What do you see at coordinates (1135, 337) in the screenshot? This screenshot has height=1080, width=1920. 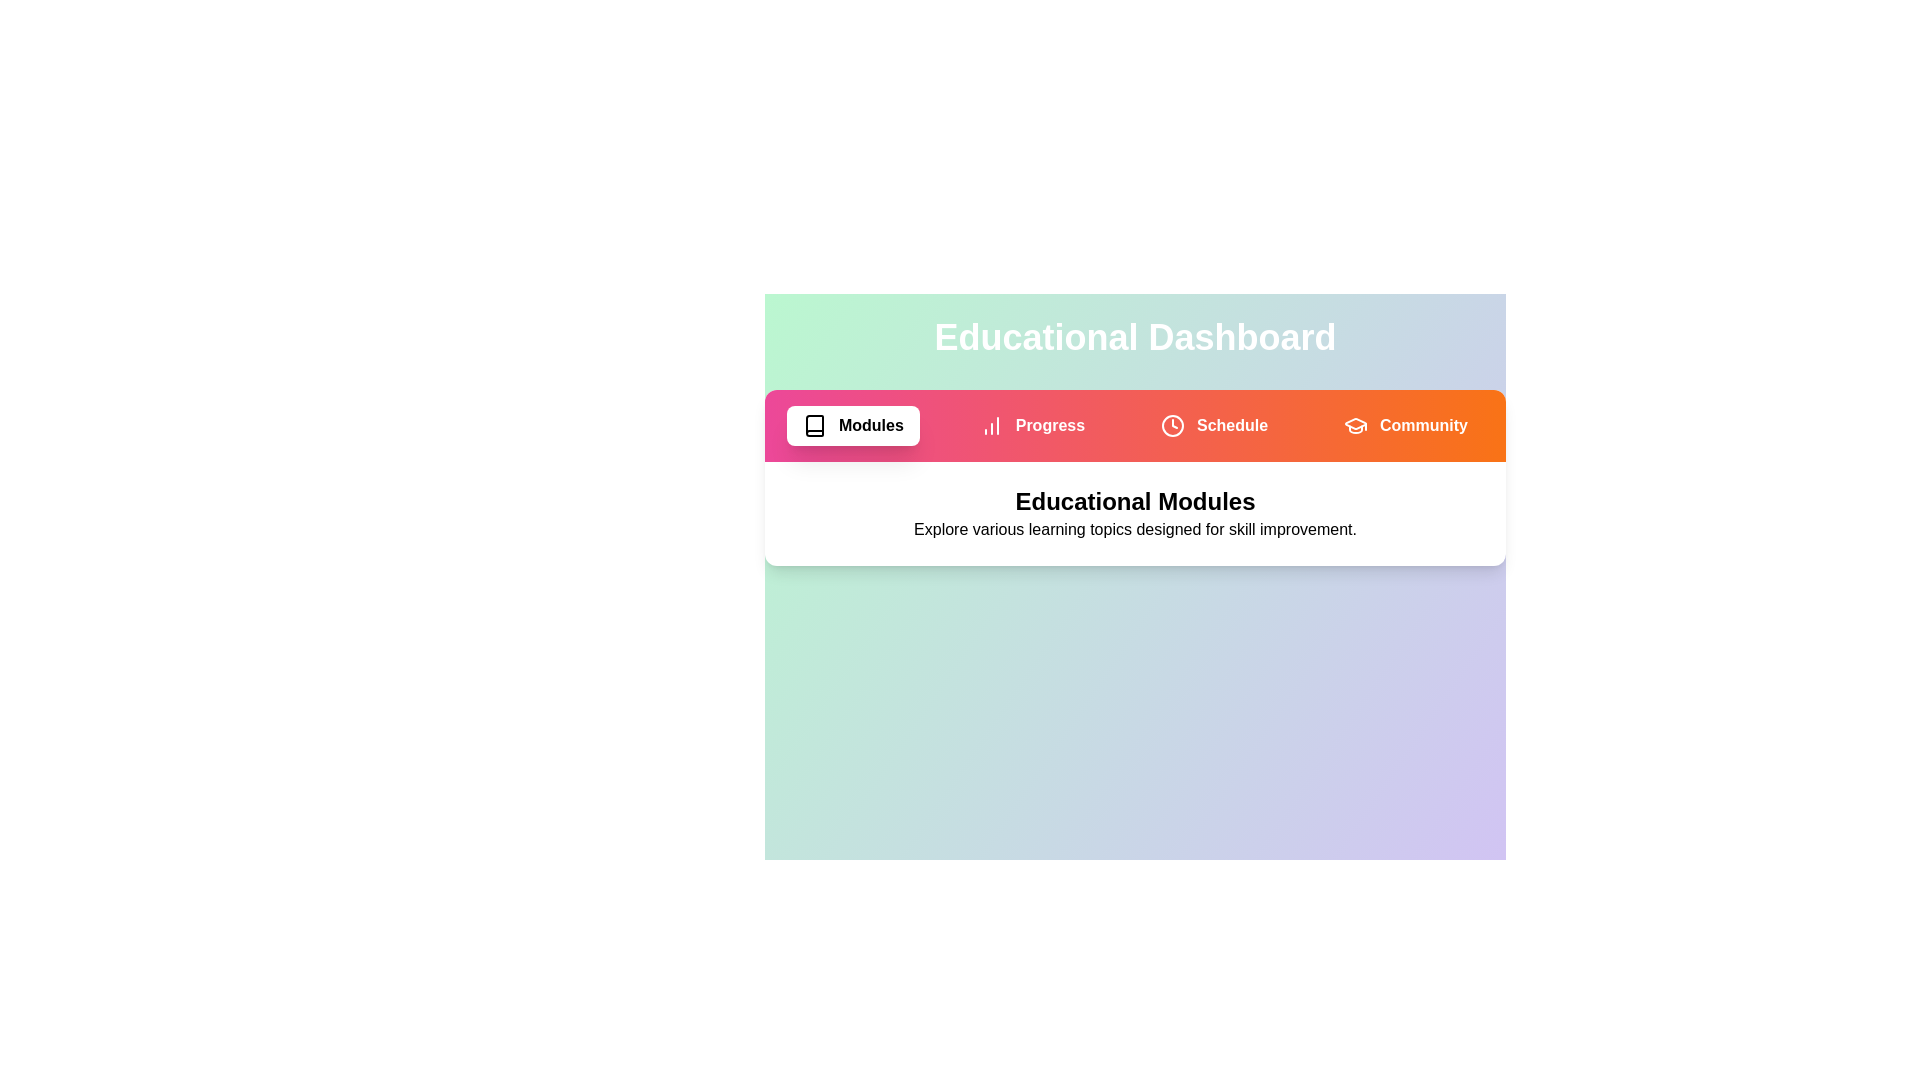 I see `the prominently styled title 'Educational Dashboard' located at the top of the interface, which features bold white text against a gradient background` at bounding box center [1135, 337].